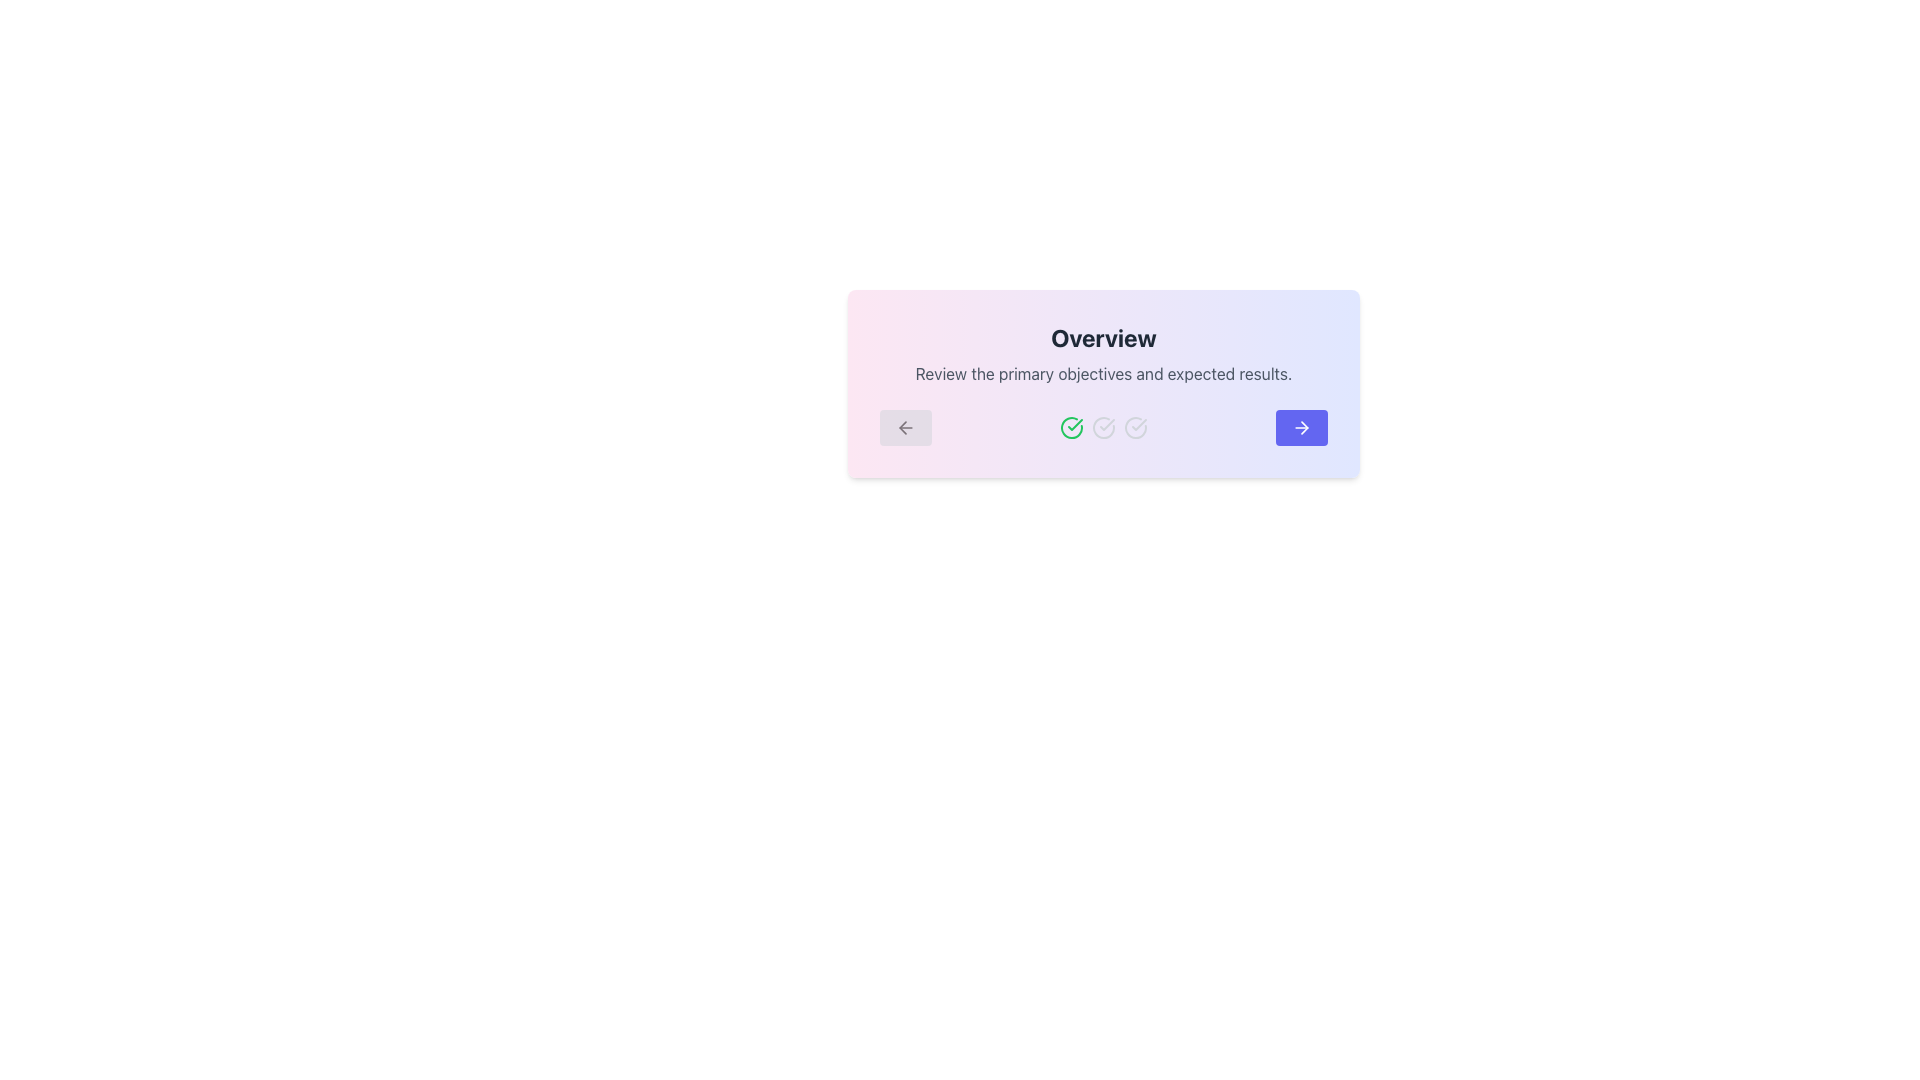 This screenshot has height=1080, width=1920. I want to click on the semi-transparent gray button with rounded corners and a leftward arrow icon, located at the far-left side of the layout, so click(905, 427).